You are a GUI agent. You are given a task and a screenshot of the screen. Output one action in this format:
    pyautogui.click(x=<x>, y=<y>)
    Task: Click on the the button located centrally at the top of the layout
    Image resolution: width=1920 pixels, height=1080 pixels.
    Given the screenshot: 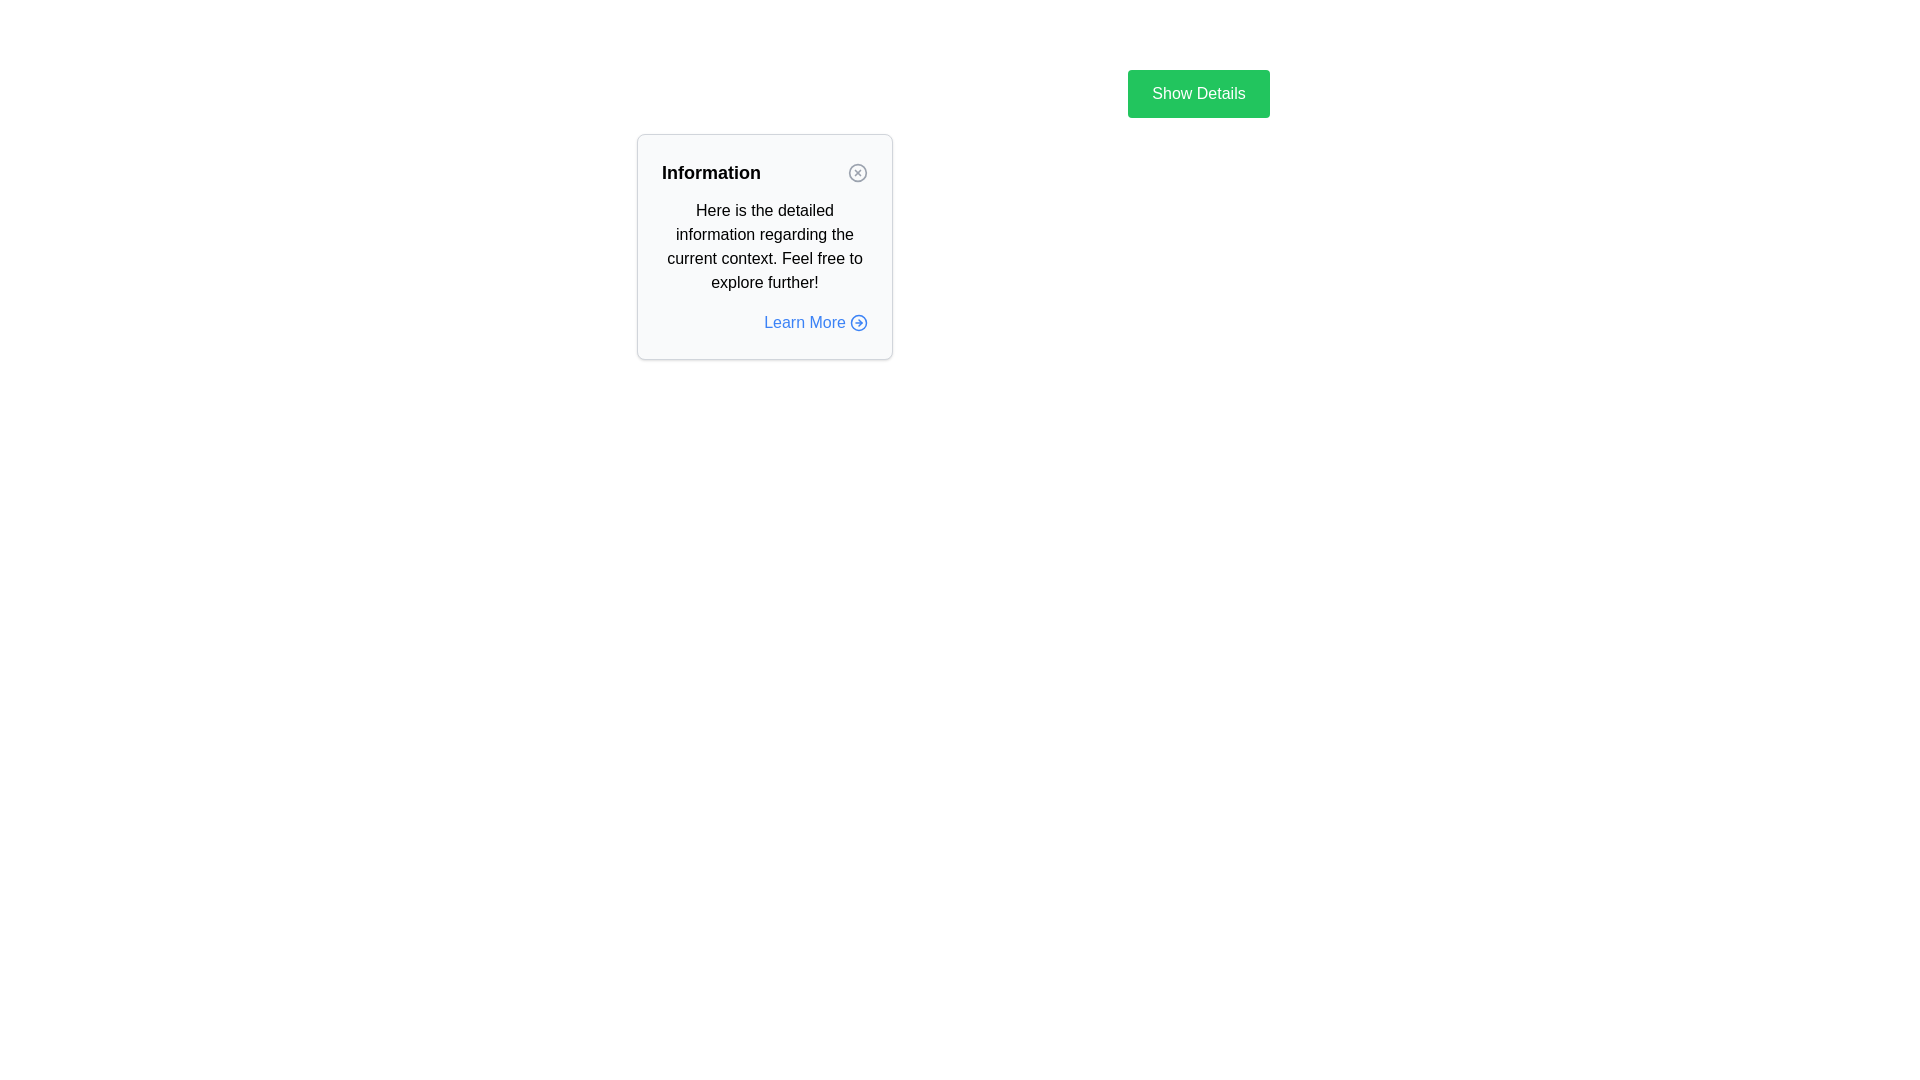 What is the action you would take?
    pyautogui.click(x=1199, y=93)
    